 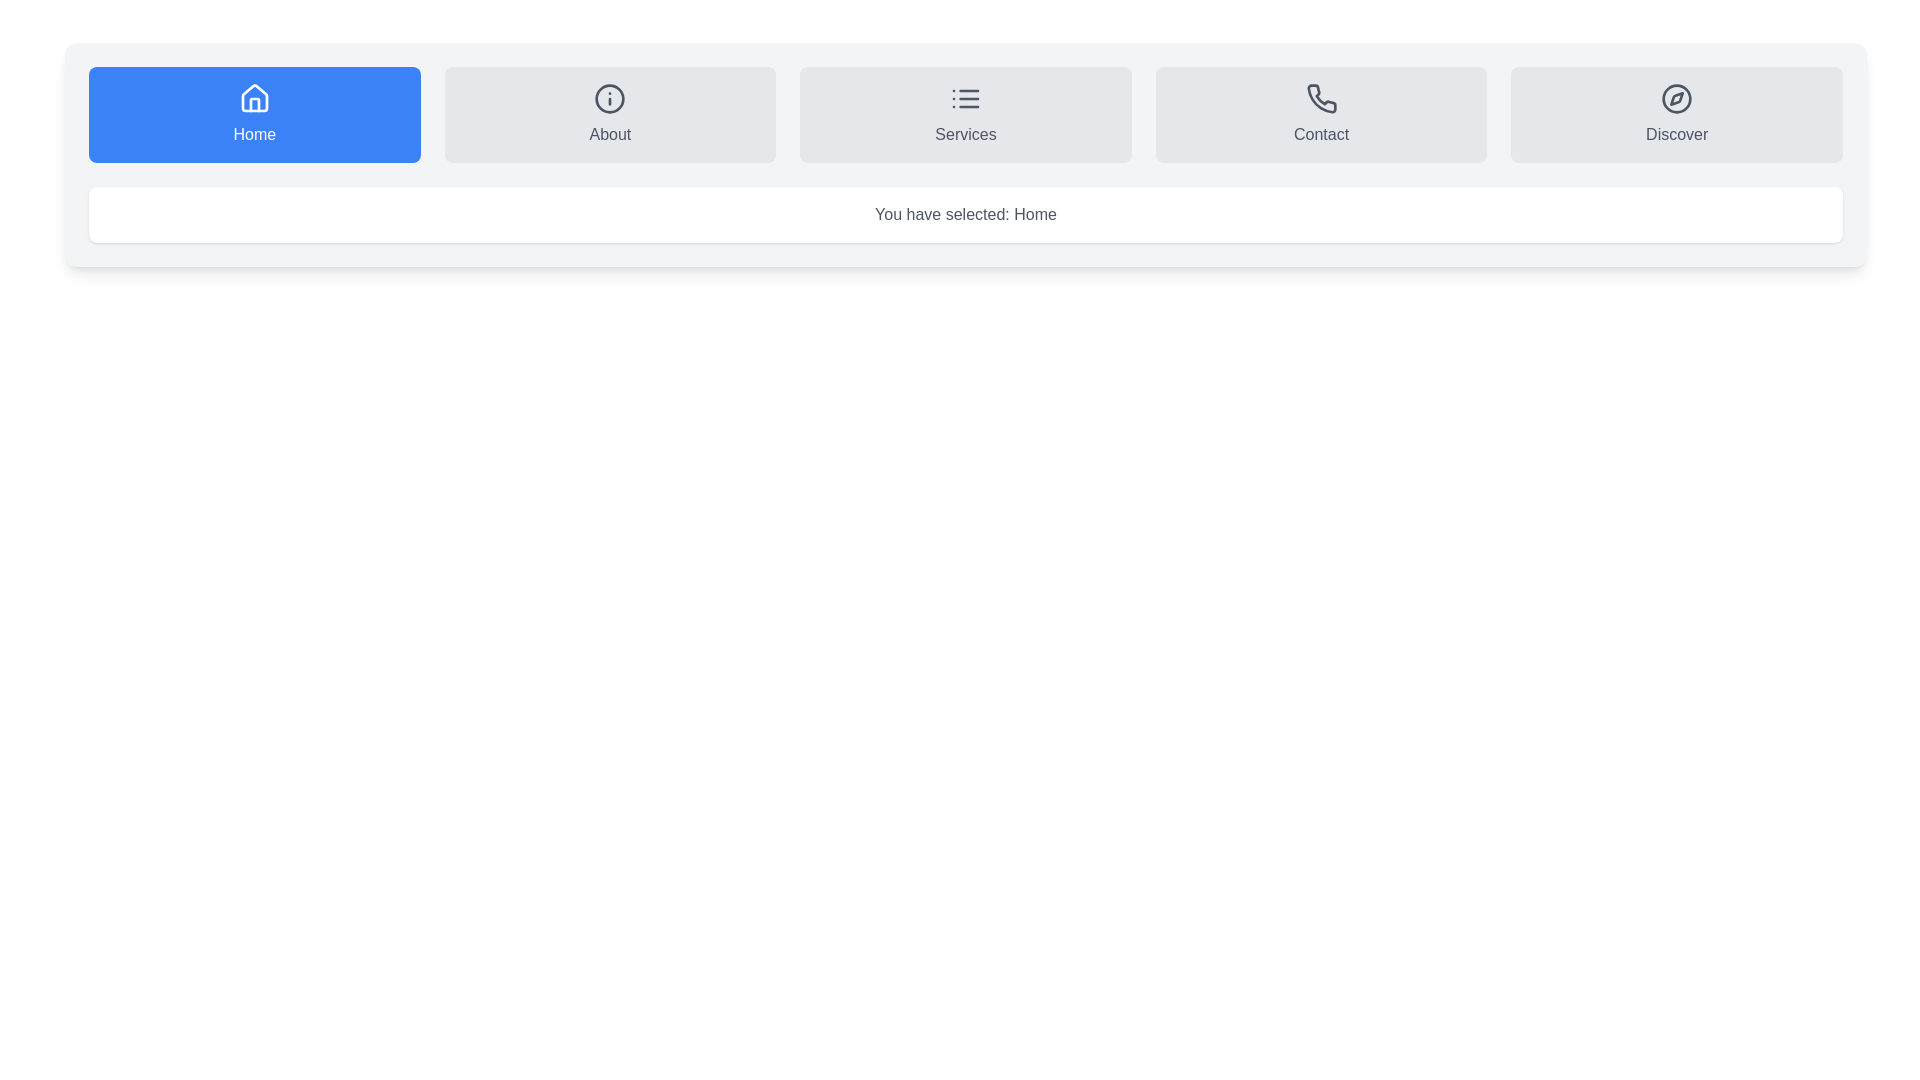 I want to click on the 'Contact' button in the navigation panel, which has a light gray background, rounded corners, and contains a phone icon with 'Contact' text below it, so click(x=1321, y=115).